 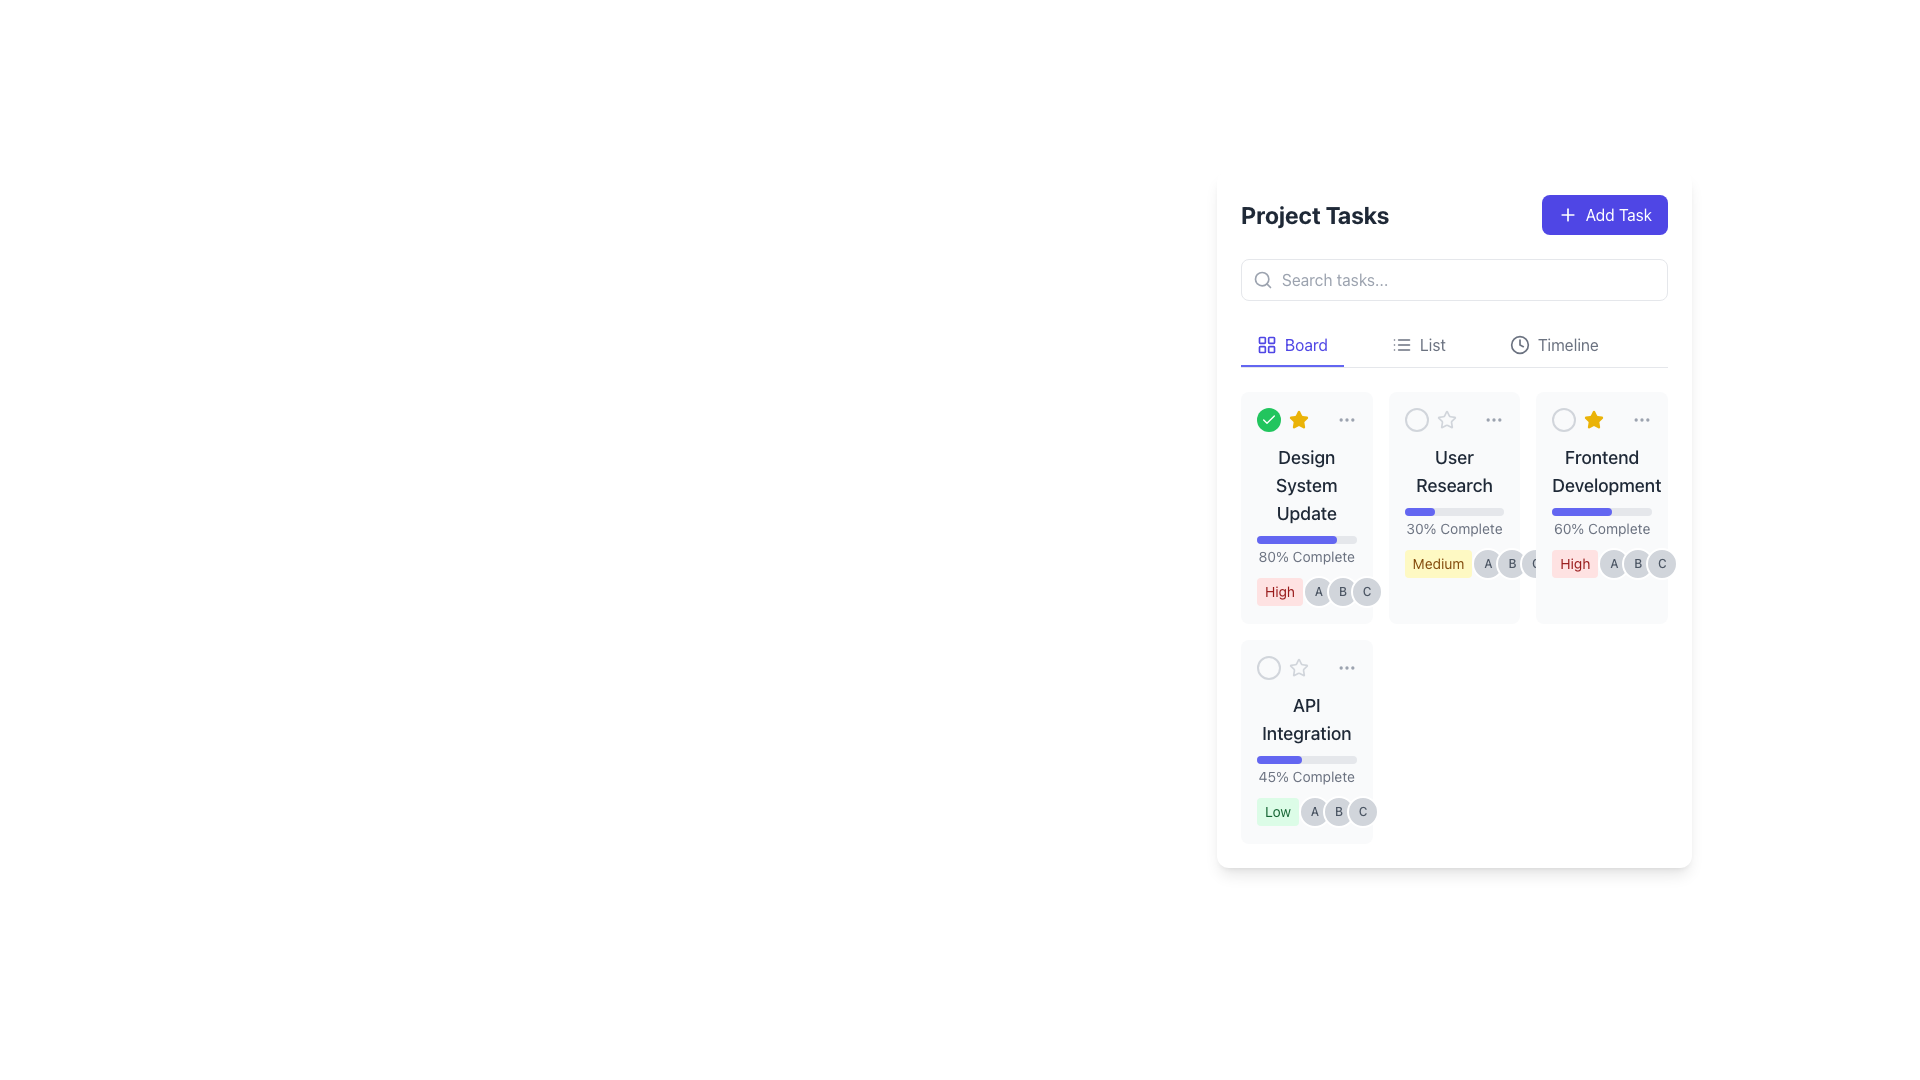 What do you see at coordinates (1306, 419) in the screenshot?
I see `the green circle status indicator for the 'Design System Update' task located at the top of the task card` at bounding box center [1306, 419].